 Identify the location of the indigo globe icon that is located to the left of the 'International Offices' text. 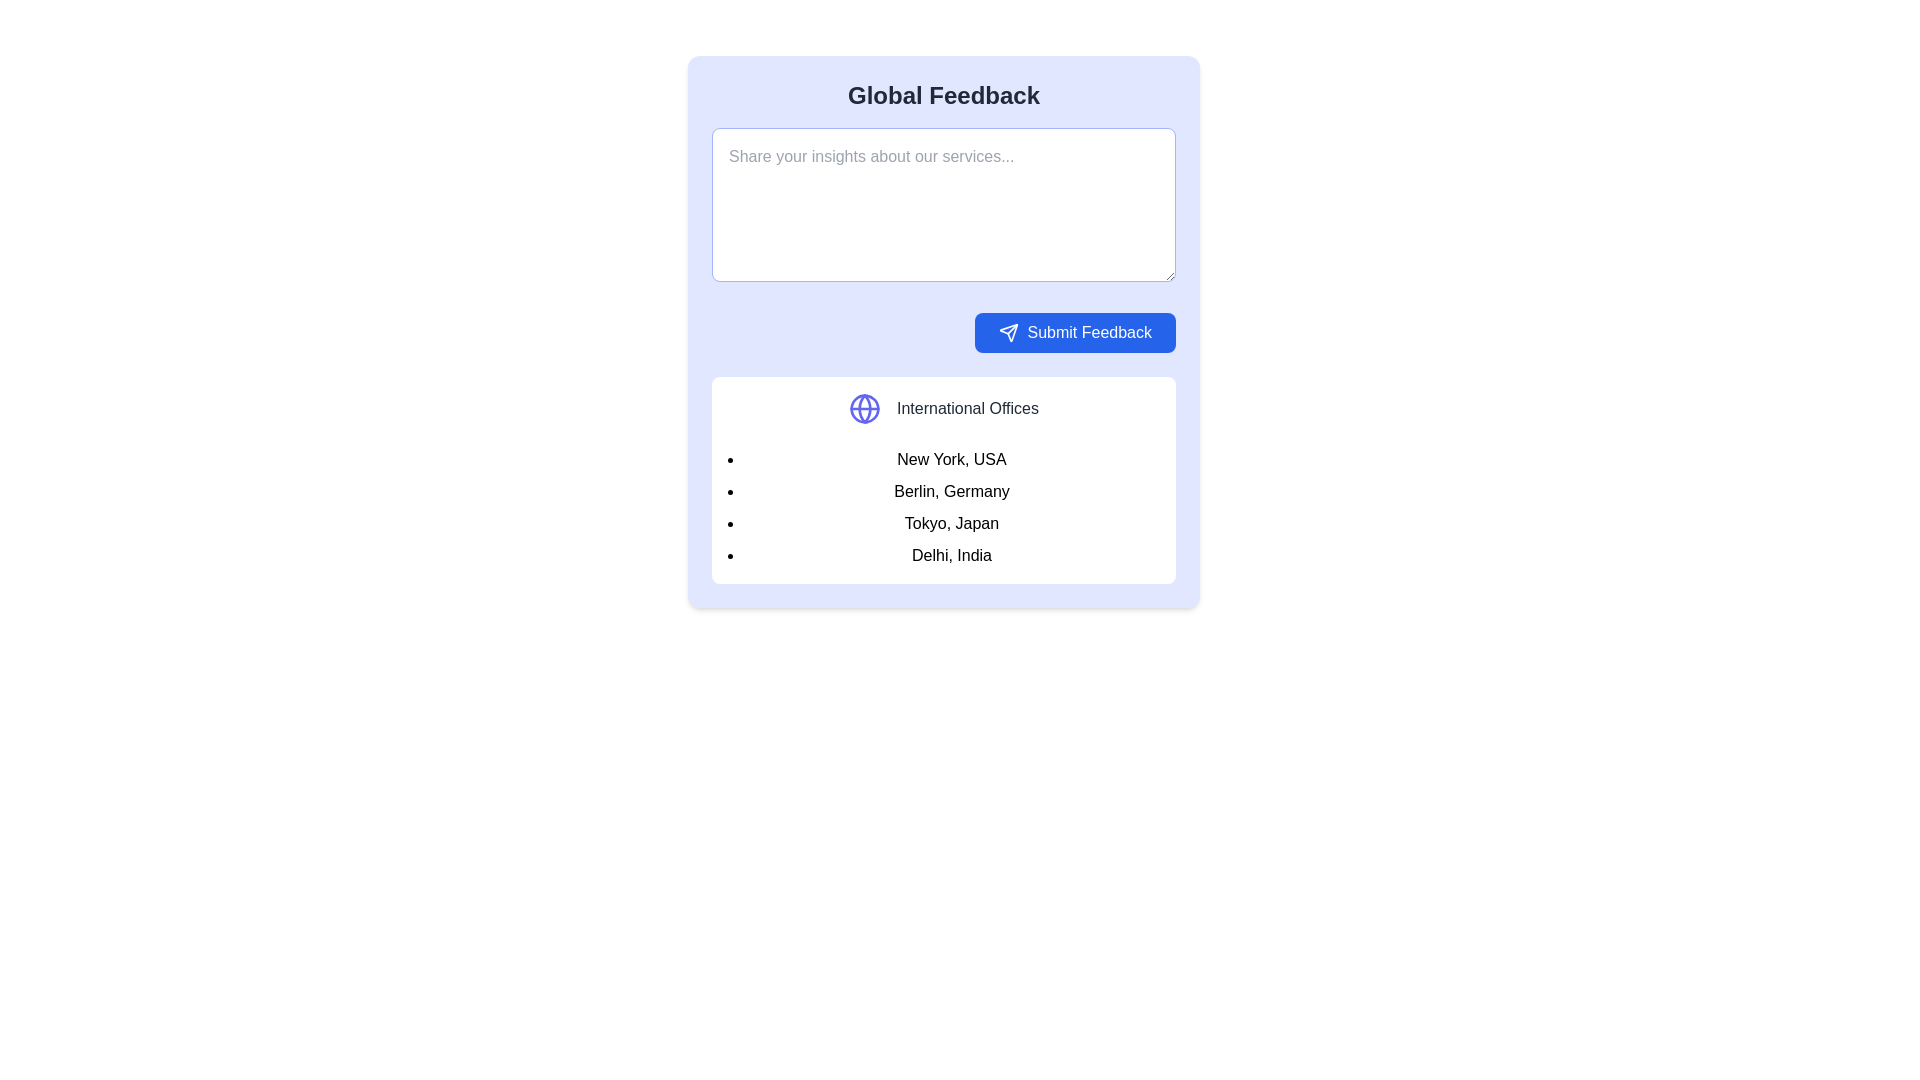
(864, 407).